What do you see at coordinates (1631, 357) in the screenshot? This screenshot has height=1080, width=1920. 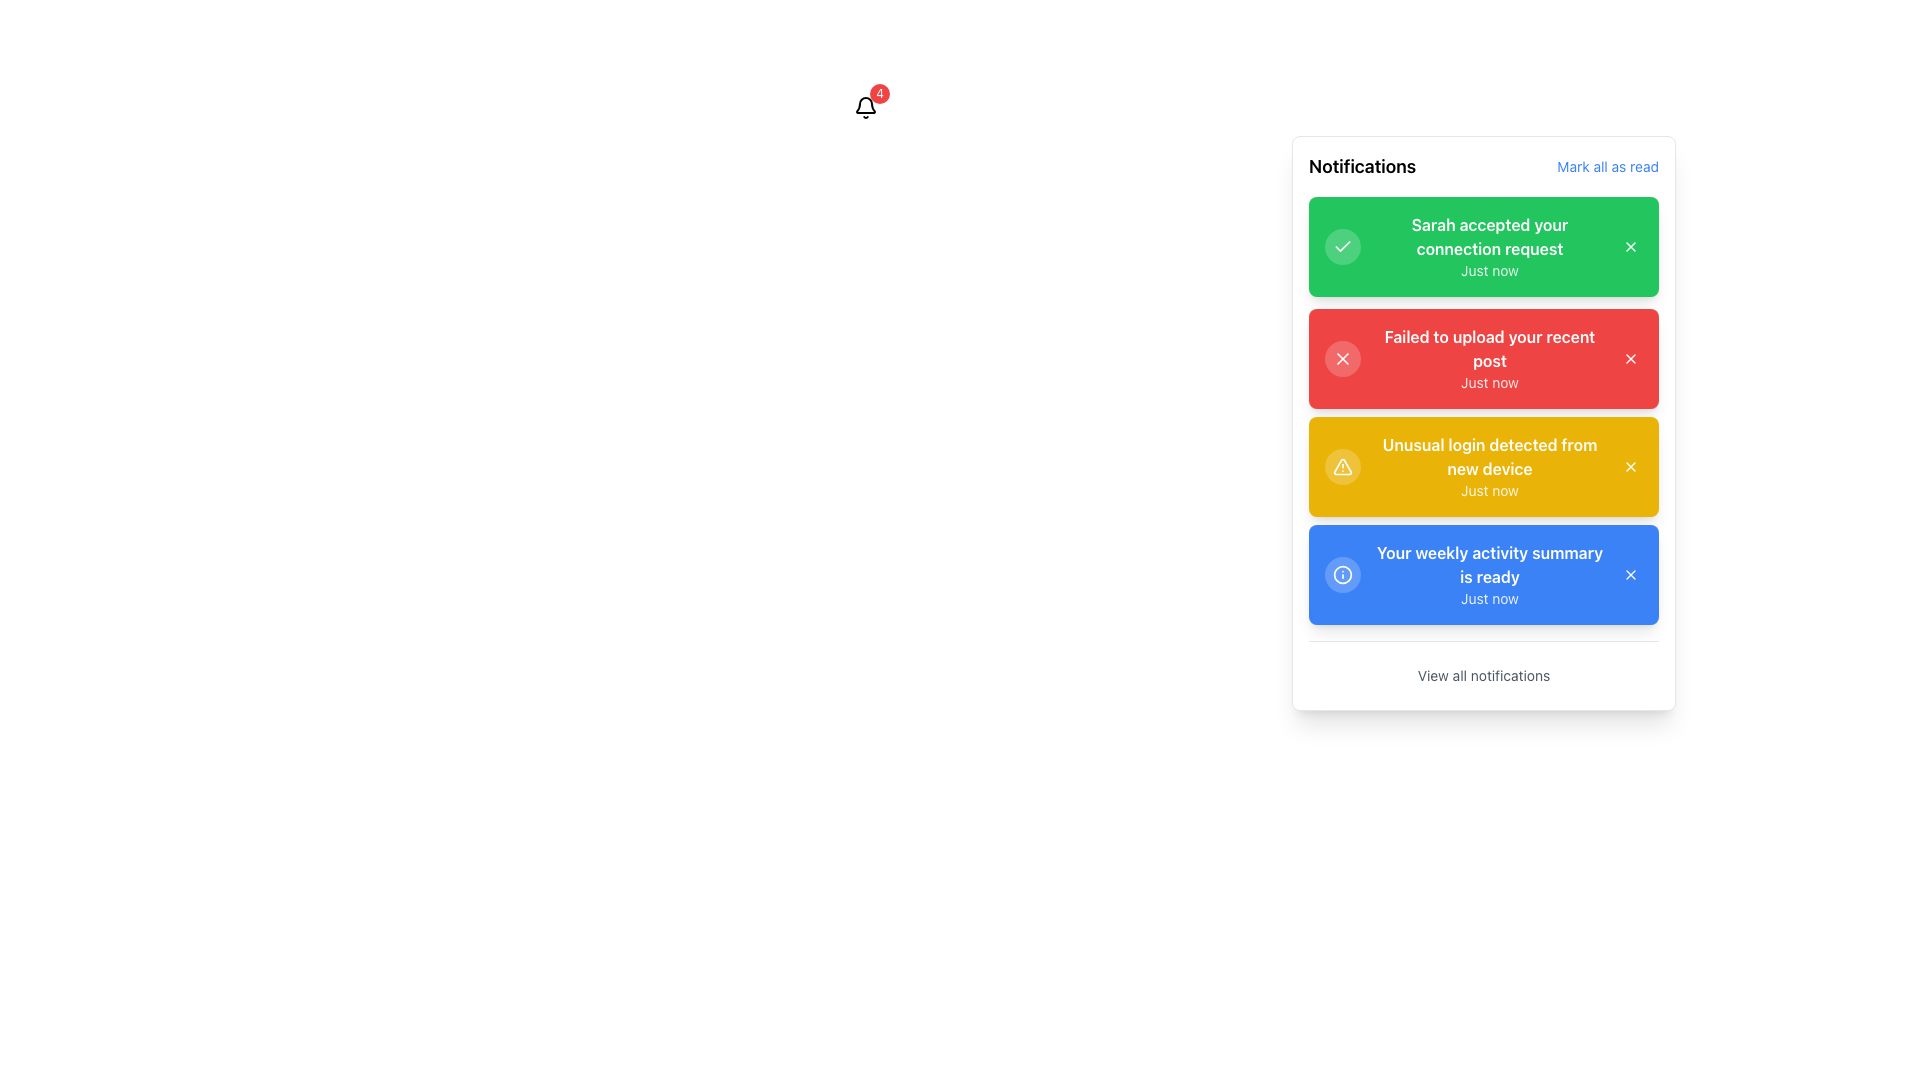 I see `the close button located at the right edge of the notification box labeled 'Failed to upload your recent post'` at bounding box center [1631, 357].